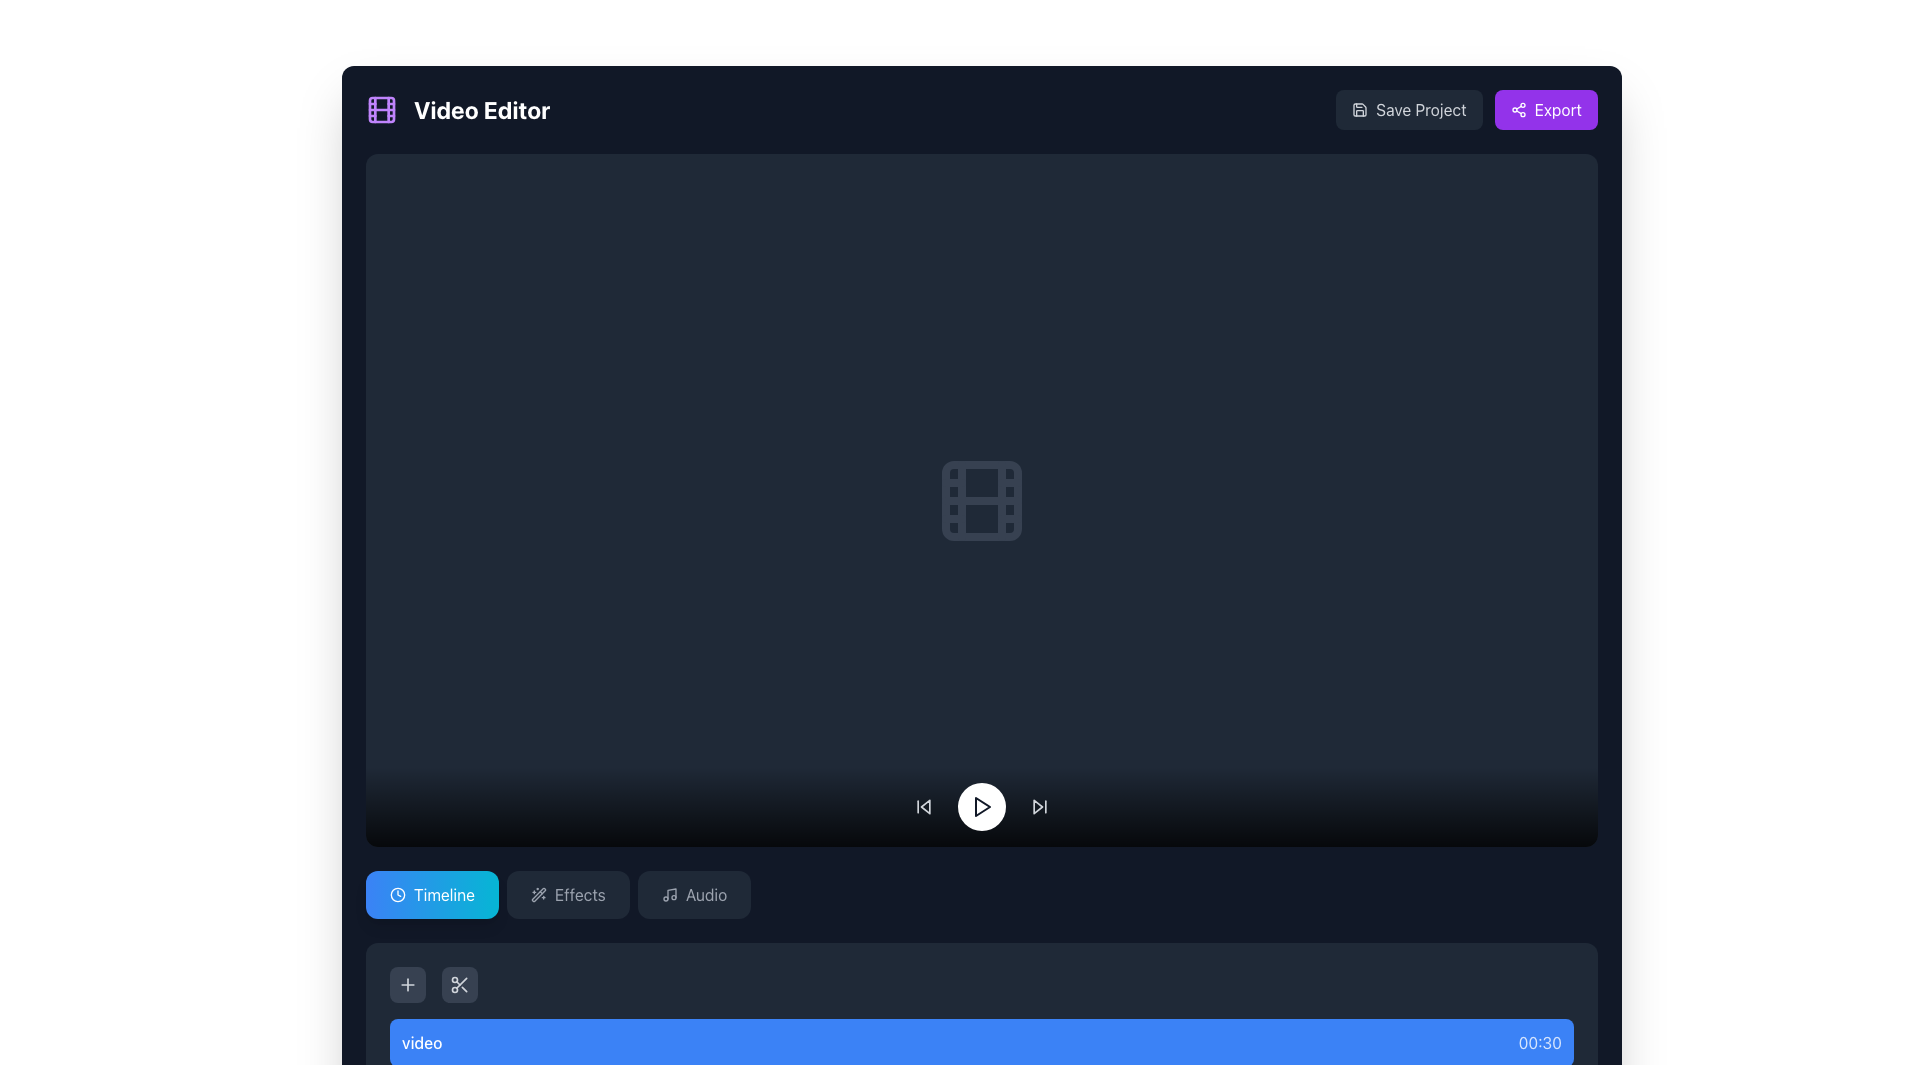  Describe the element at coordinates (671, 893) in the screenshot. I see `the vertical line portion of the musical note in the 'music' icon located on the bottom interface bar` at that location.